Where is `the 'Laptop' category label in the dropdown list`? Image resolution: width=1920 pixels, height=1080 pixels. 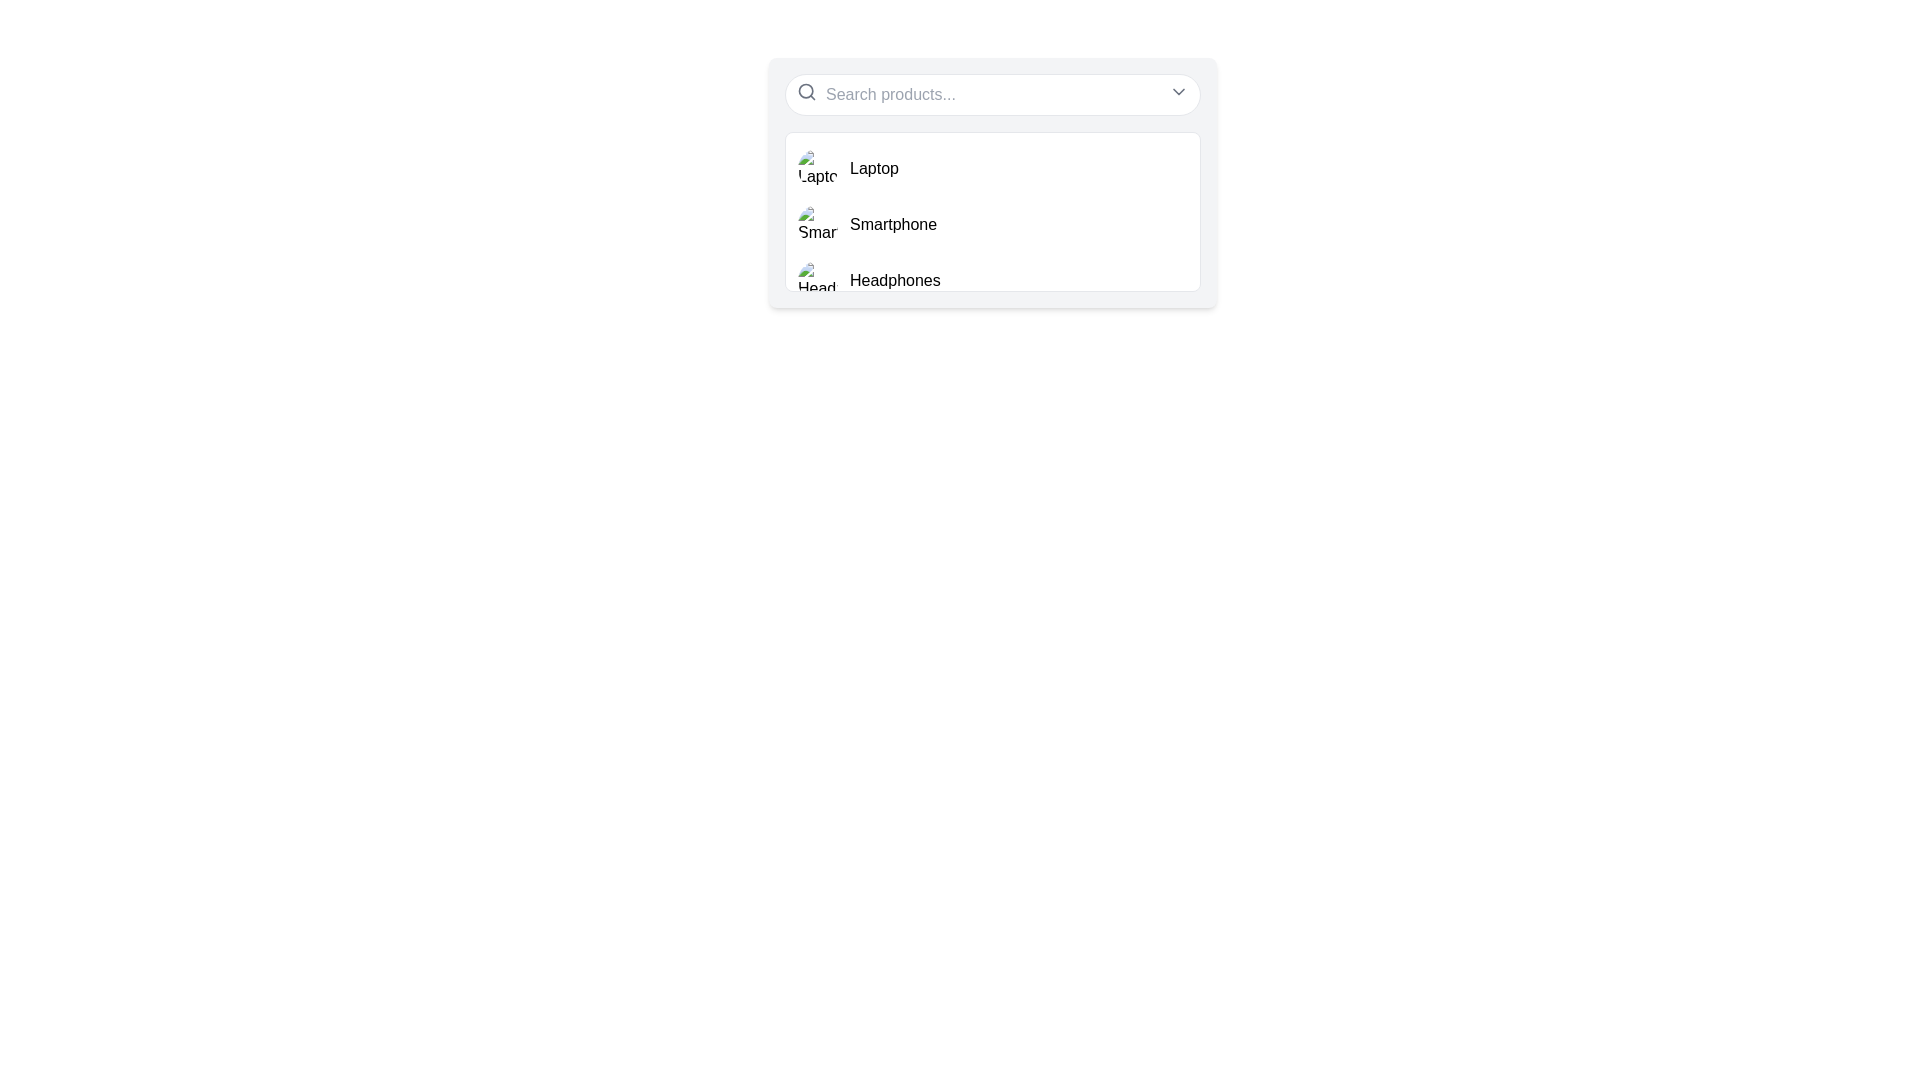 the 'Laptop' category label in the dropdown list is located at coordinates (874, 168).